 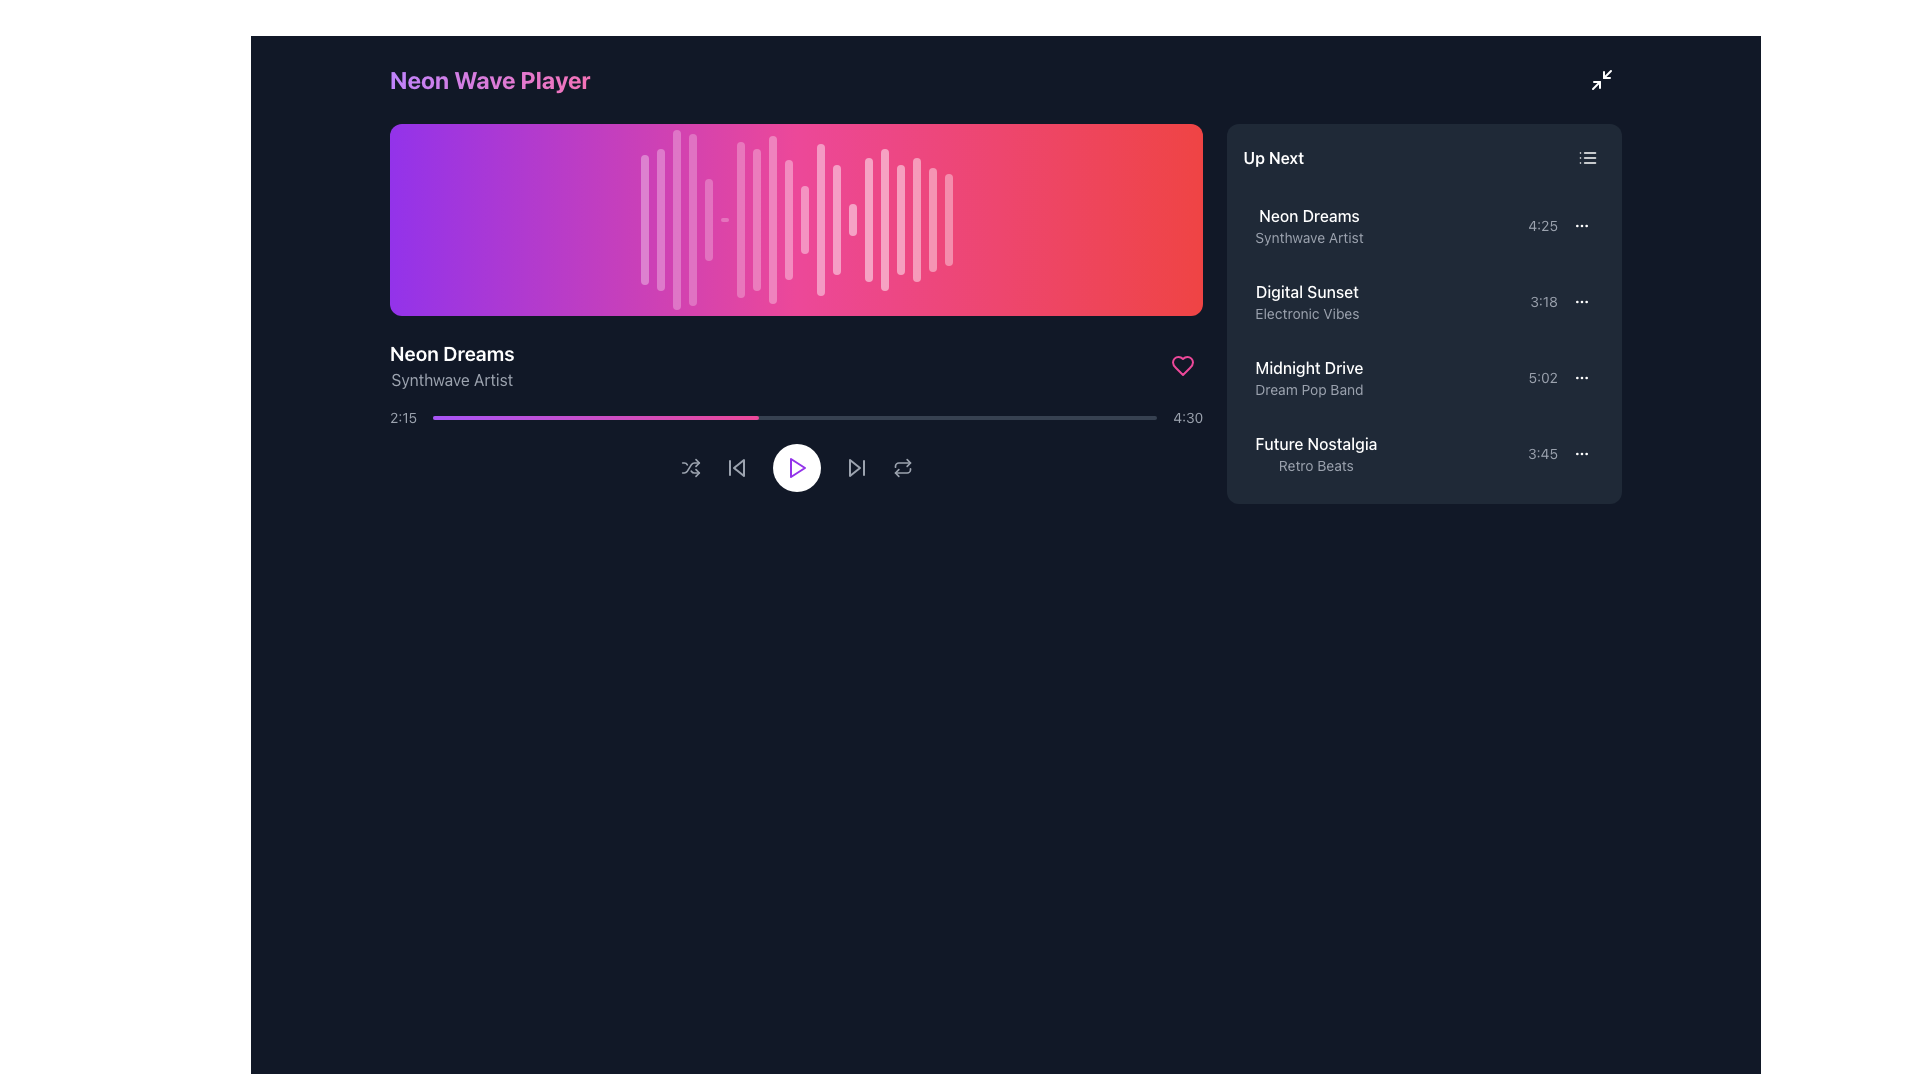 I want to click on the Icon button that resembles a list with three horizontal lines, located at the top-right section of the 'Up Next' box, so click(x=1587, y=157).